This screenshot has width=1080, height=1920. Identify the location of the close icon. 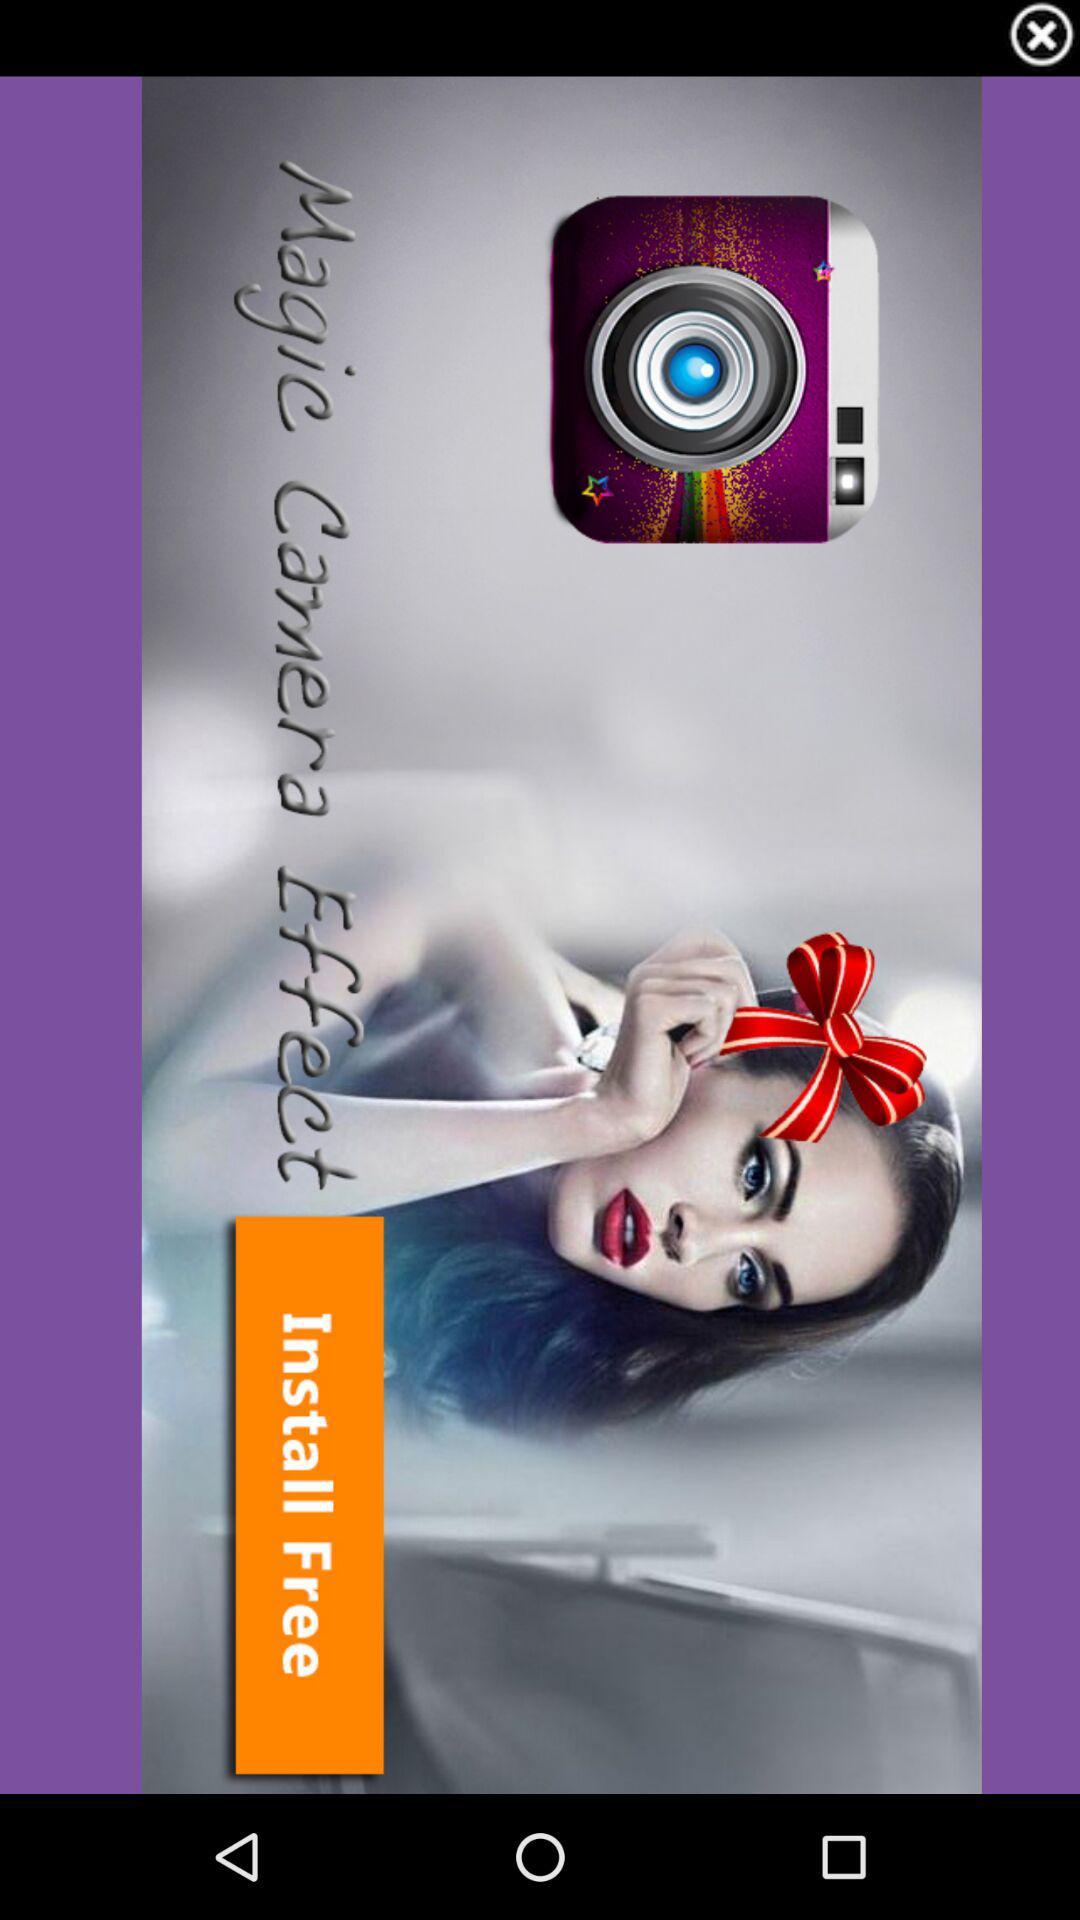
(1040, 40).